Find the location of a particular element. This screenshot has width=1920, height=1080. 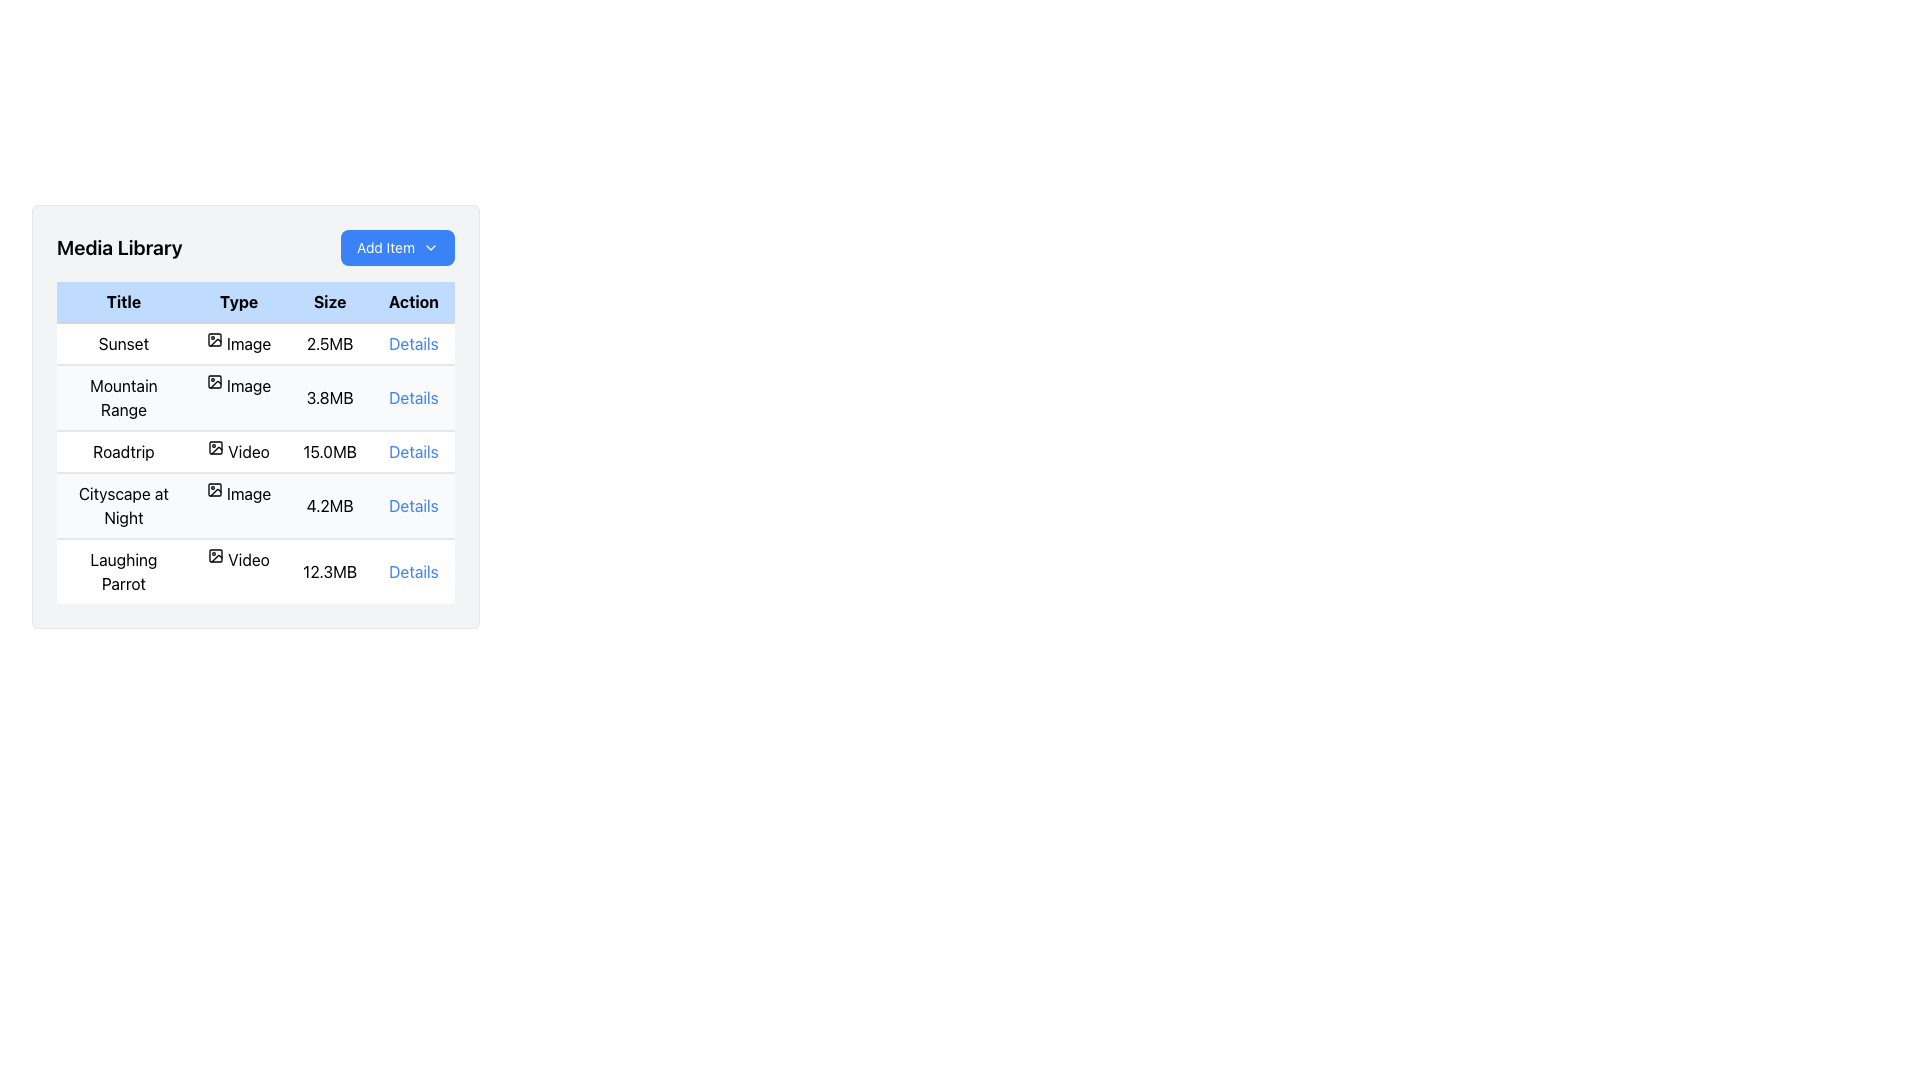

the text label displaying 'Cityscape at Night' in the fourth row of the table under the 'Title' column is located at coordinates (122, 504).